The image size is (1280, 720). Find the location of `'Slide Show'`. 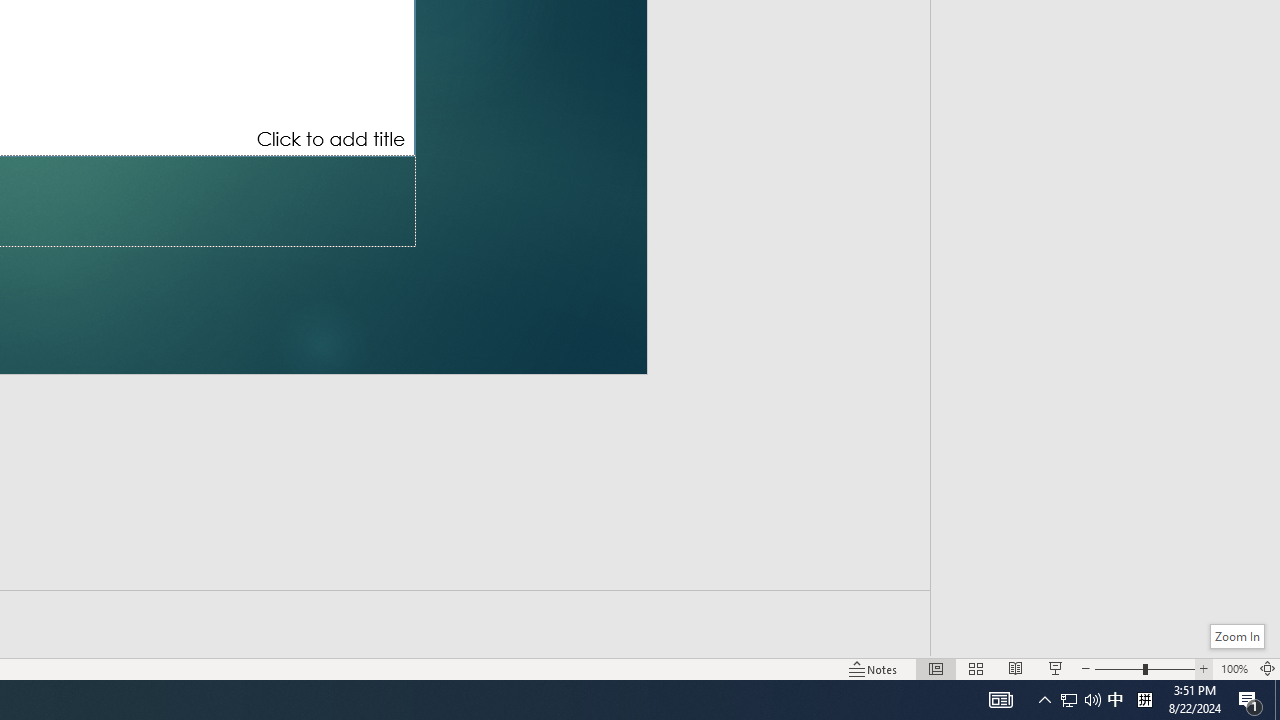

'Slide Show' is located at coordinates (1055, 669).